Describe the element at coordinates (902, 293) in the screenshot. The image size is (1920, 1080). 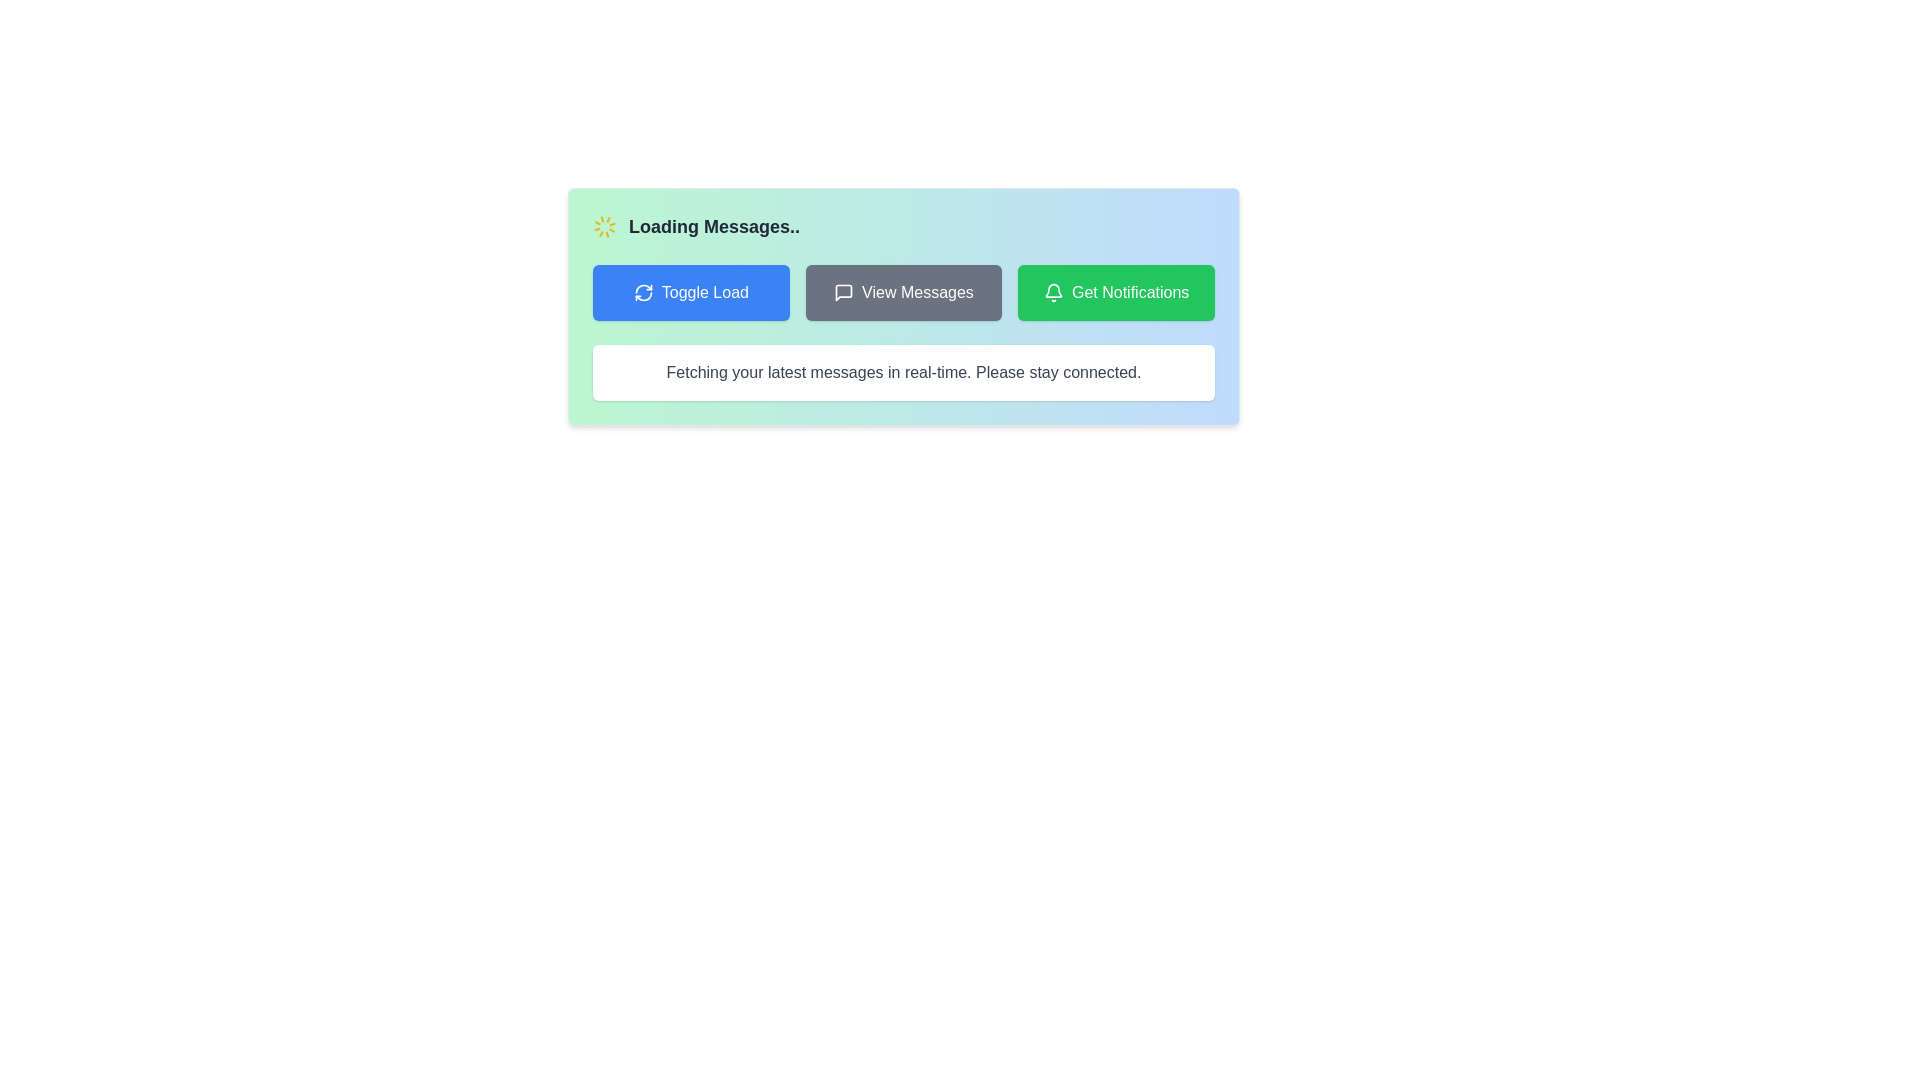
I see `the central button labeled 'View Messages' with a gray background and a speech bubble icon` at that location.